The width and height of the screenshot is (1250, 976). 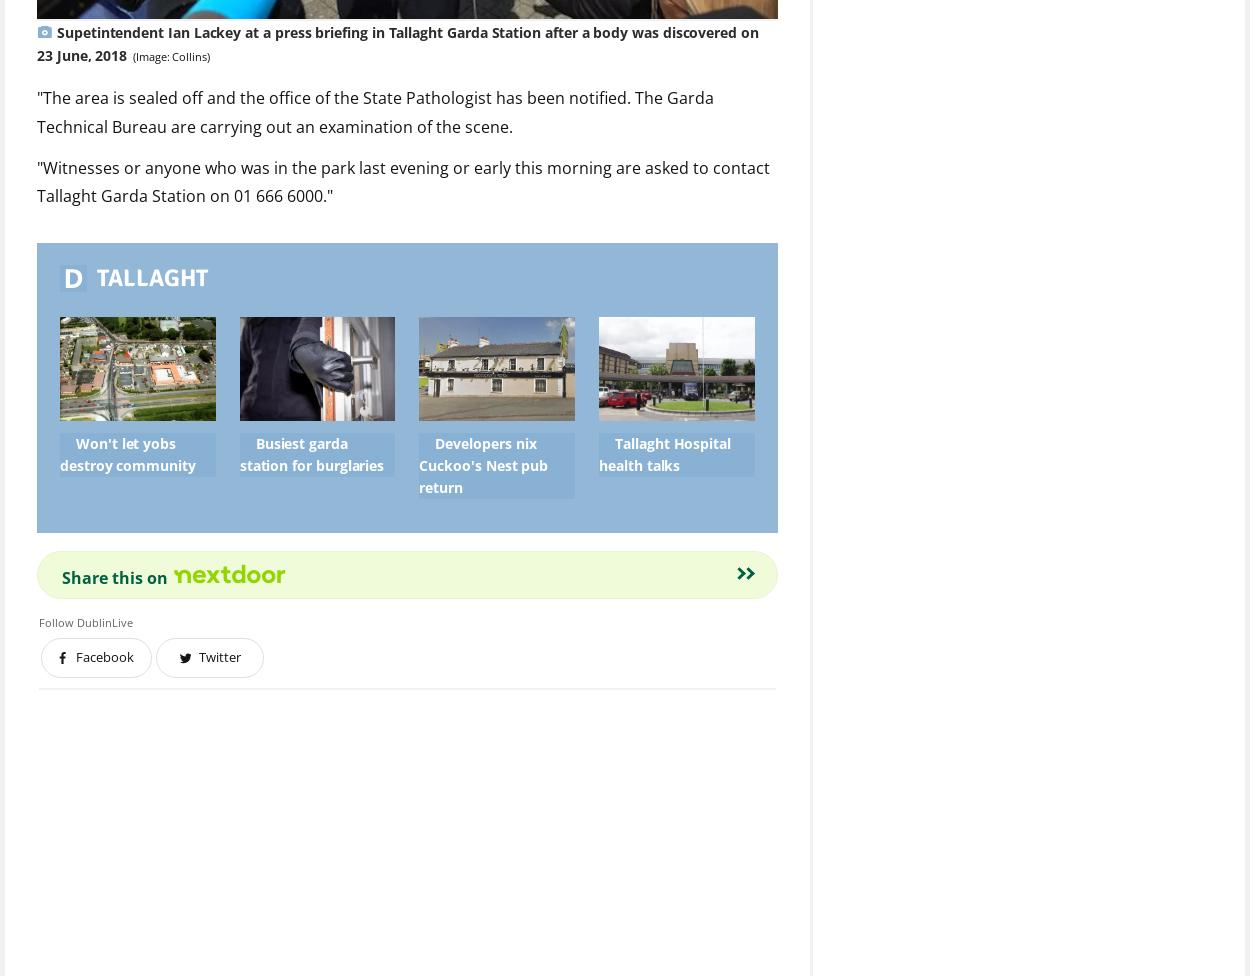 What do you see at coordinates (375, 112) in the screenshot?
I see `'"The area is sealed off and the office of the State Pathologist has been notified. The Garda Technical Bureau are carrying out an examination of the scene.'` at bounding box center [375, 112].